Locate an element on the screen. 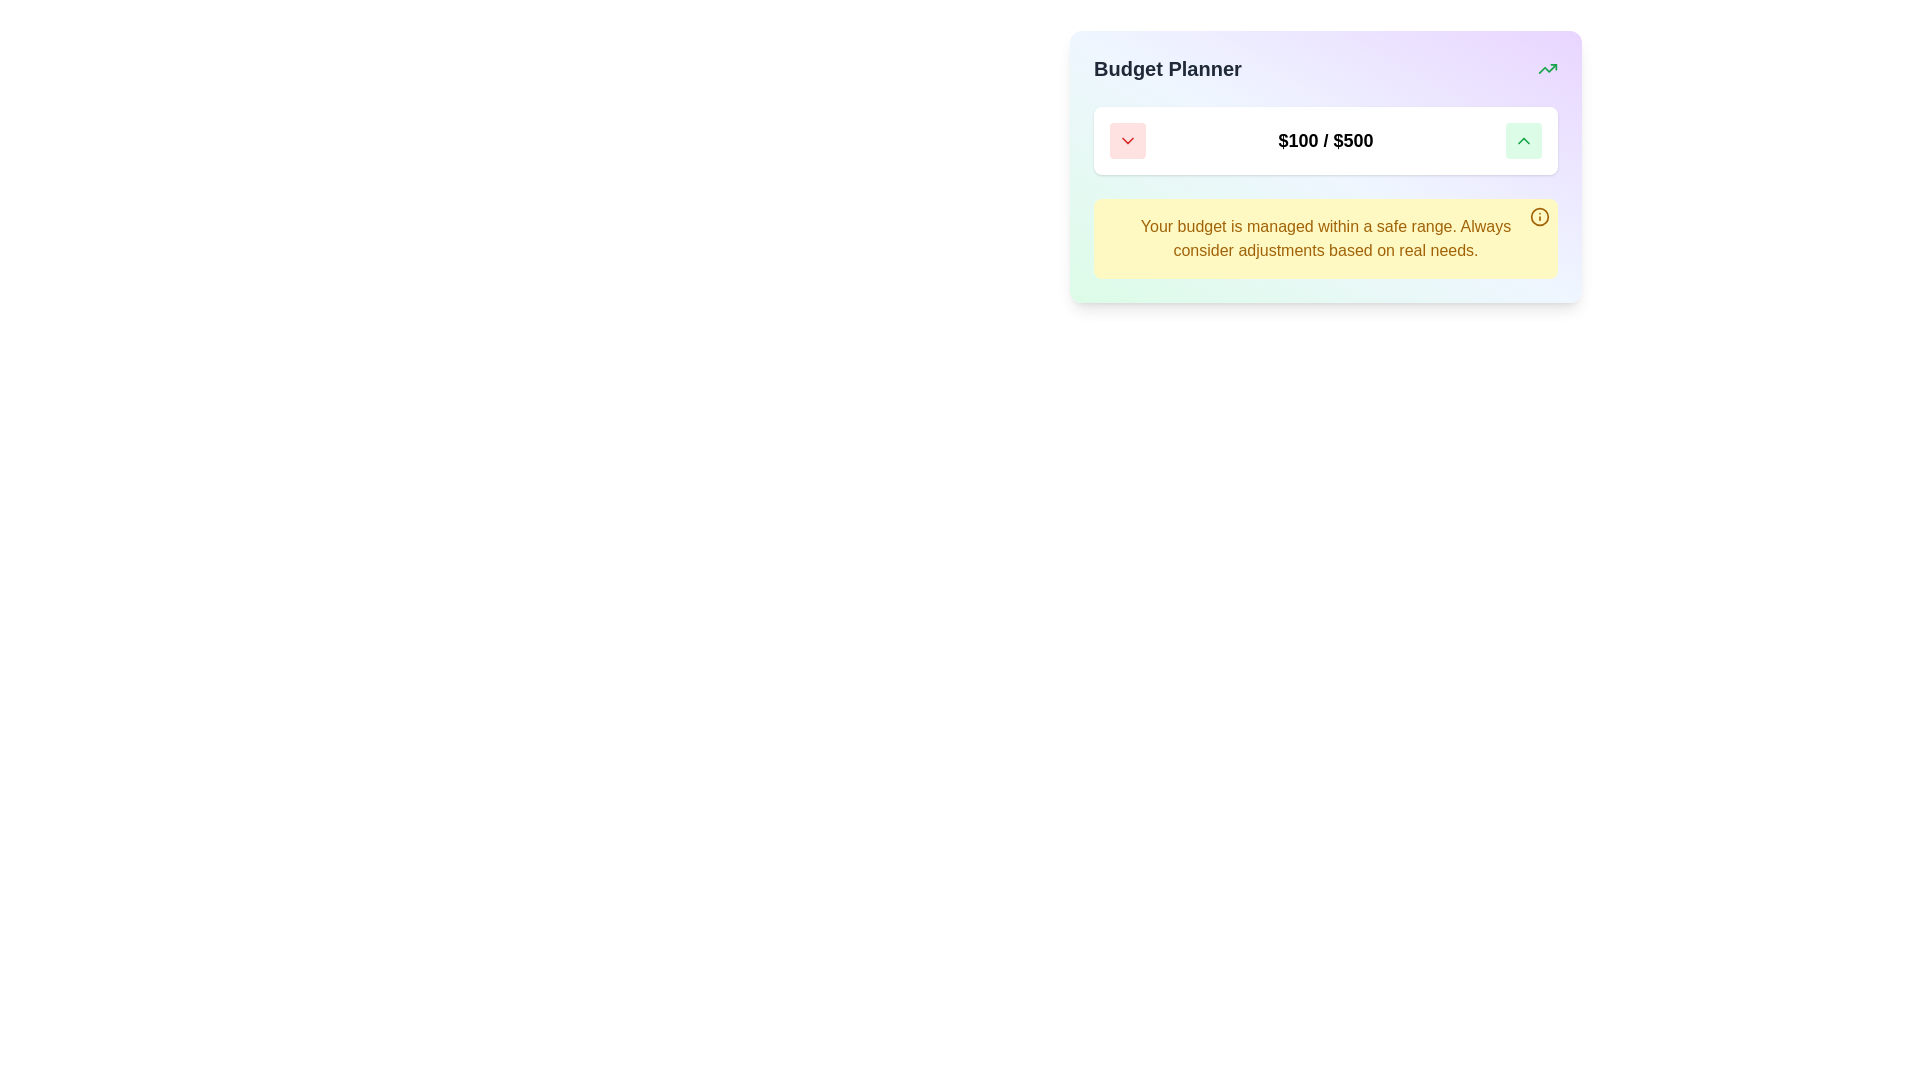  the green button with a triangular icon located on the right side of the budget display ('$100 / $500') is located at coordinates (1522, 140).